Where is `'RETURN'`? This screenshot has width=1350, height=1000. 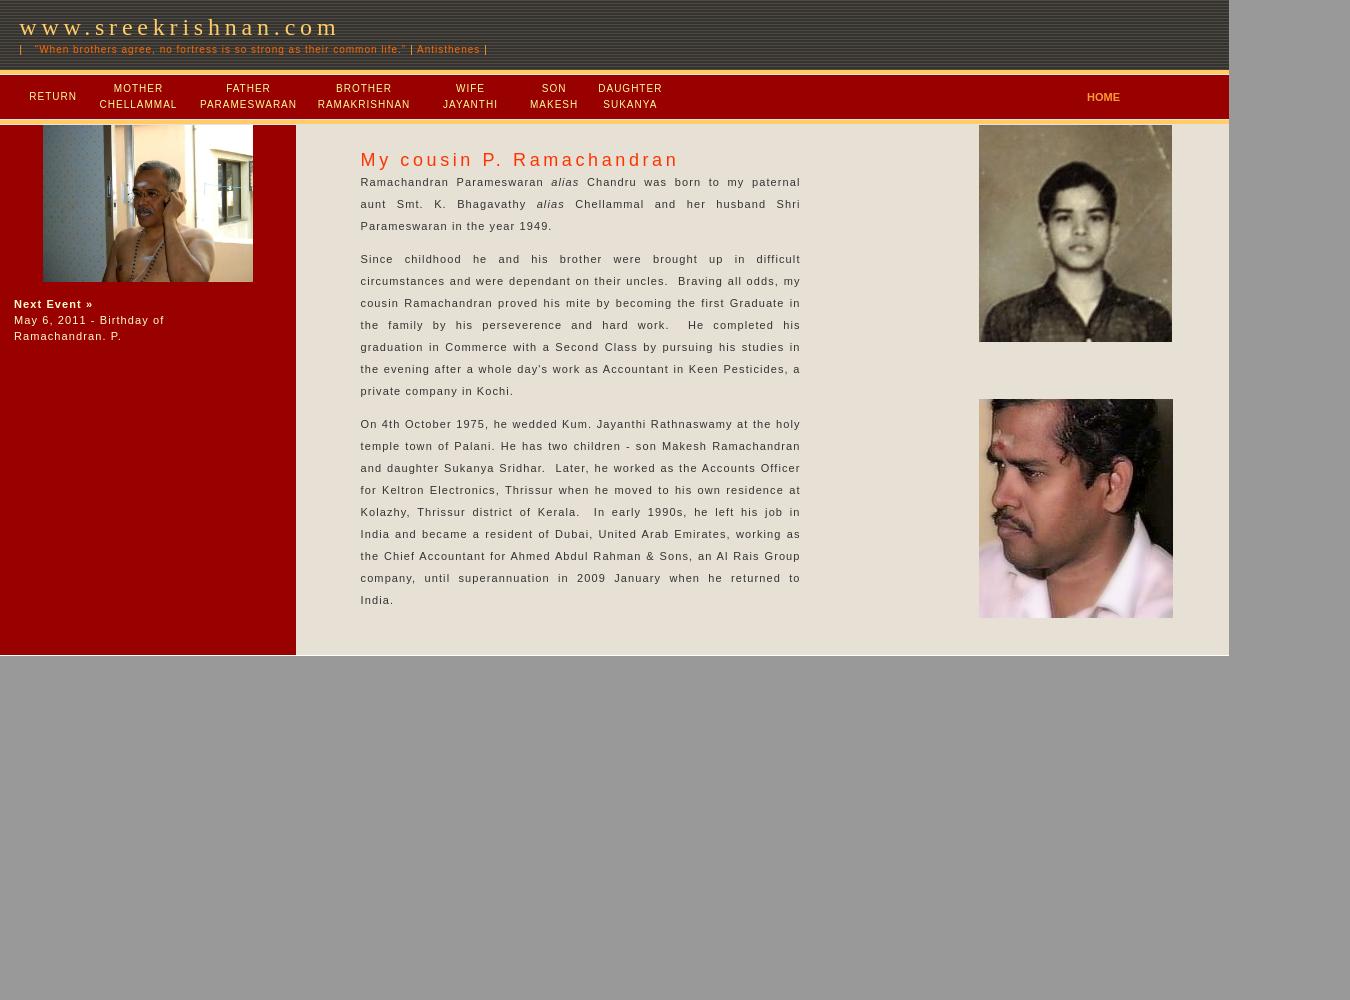
'RETURN' is located at coordinates (28, 95).